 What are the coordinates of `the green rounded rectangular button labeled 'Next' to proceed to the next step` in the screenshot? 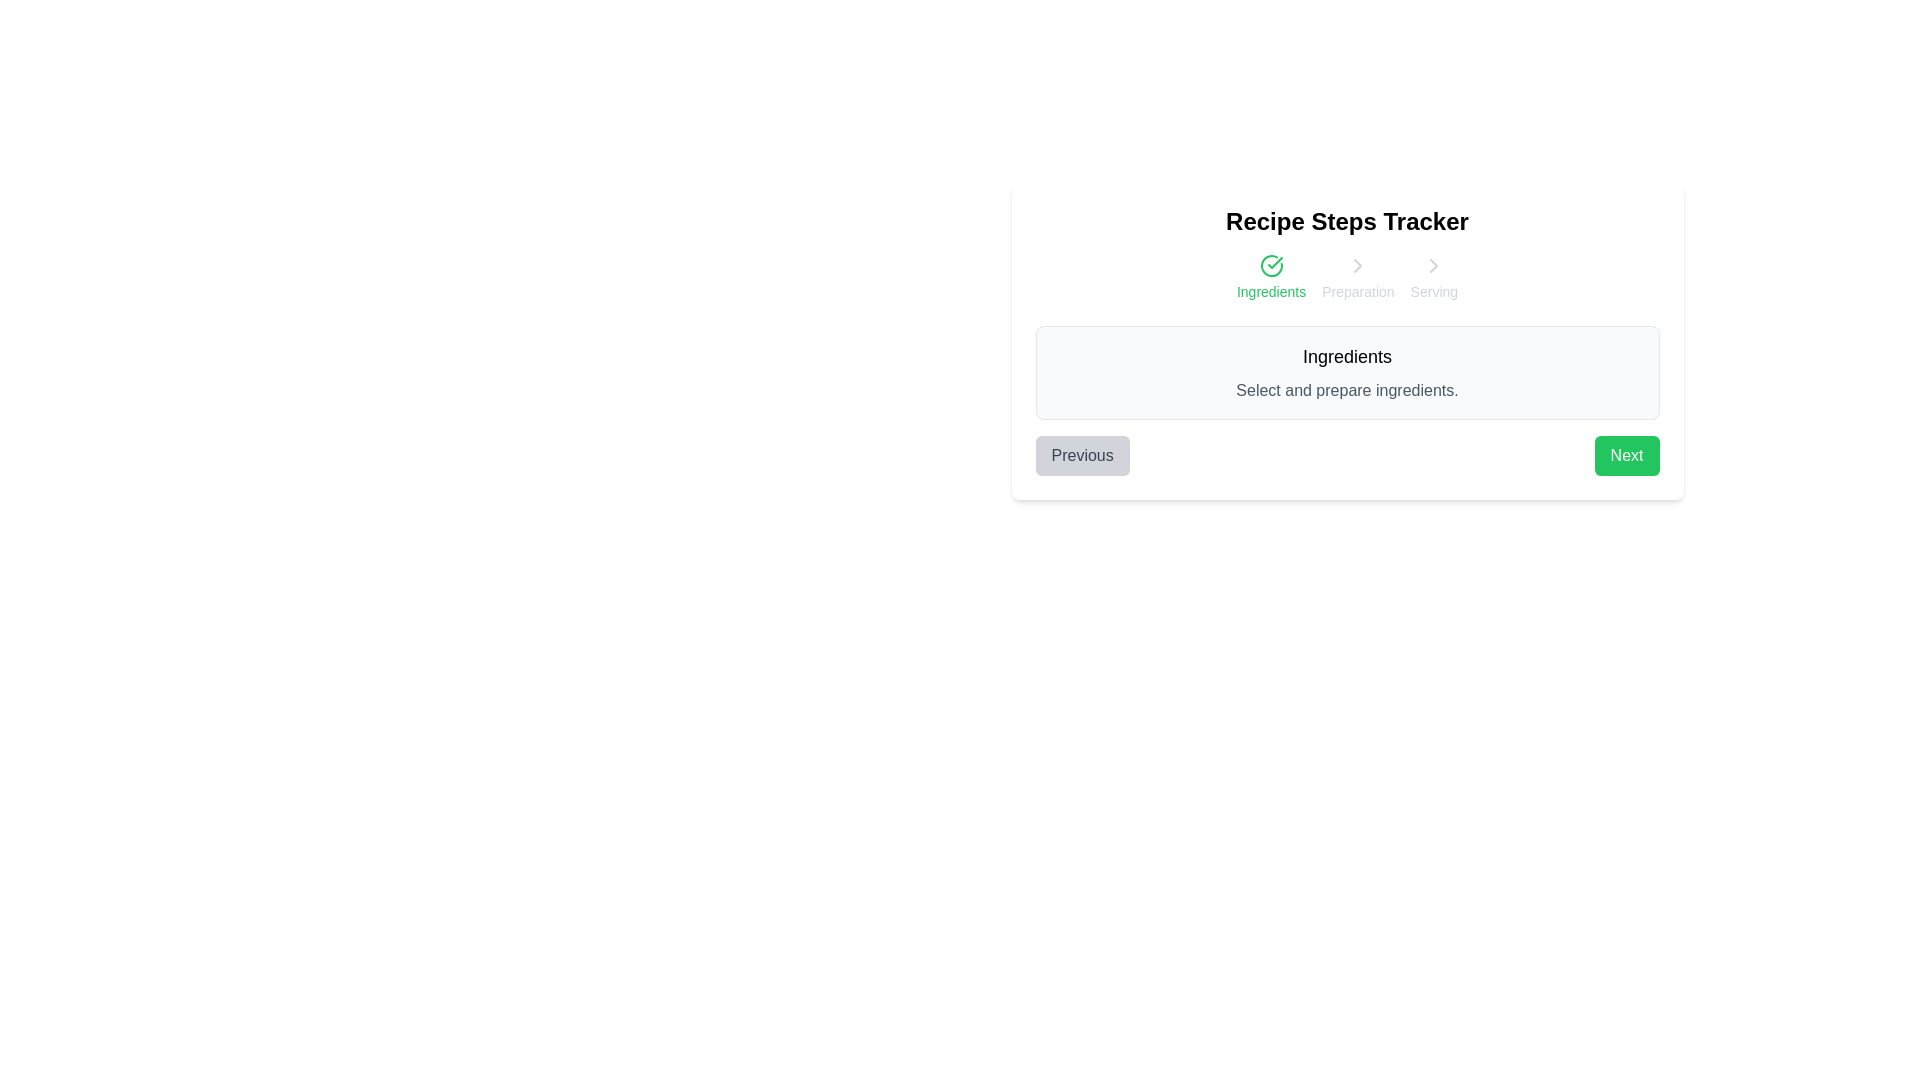 It's located at (1627, 455).